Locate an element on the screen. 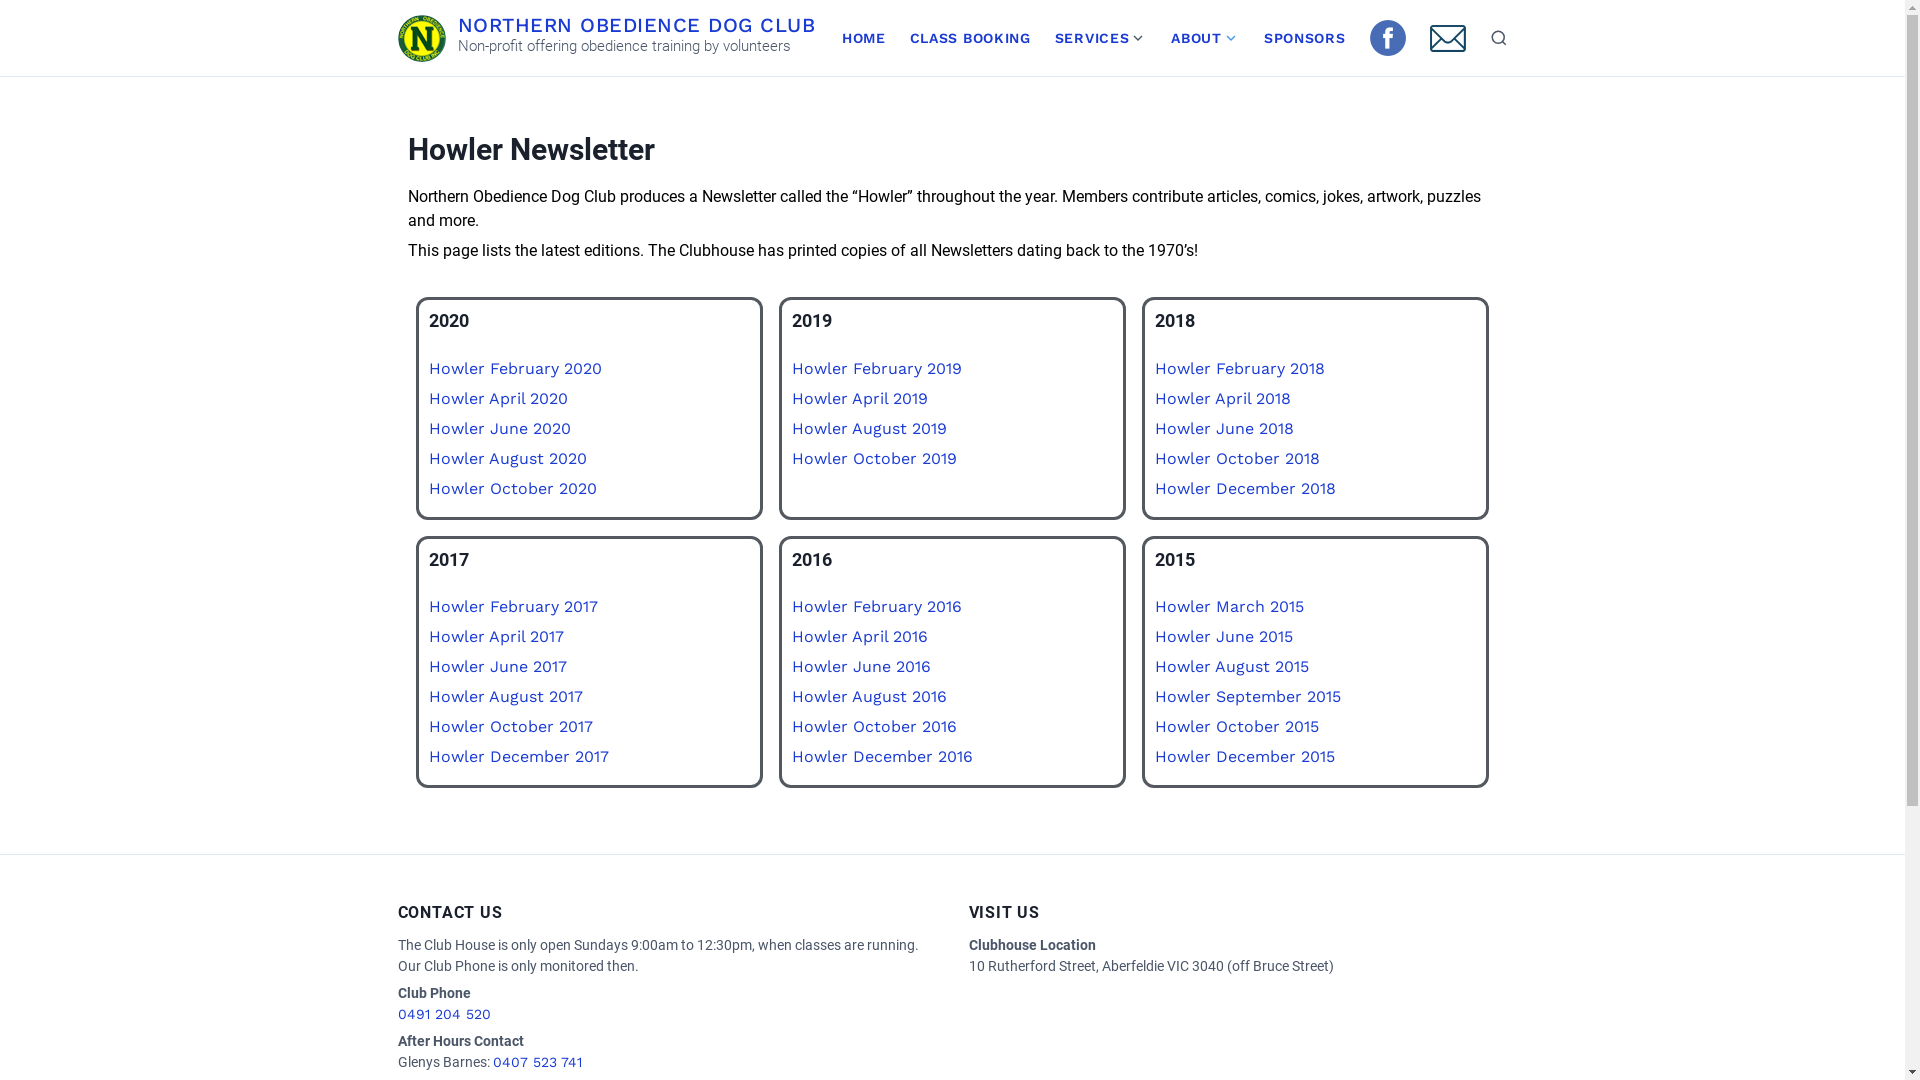 The width and height of the screenshot is (1920, 1080). 'SERVICES' is located at coordinates (1041, 38).